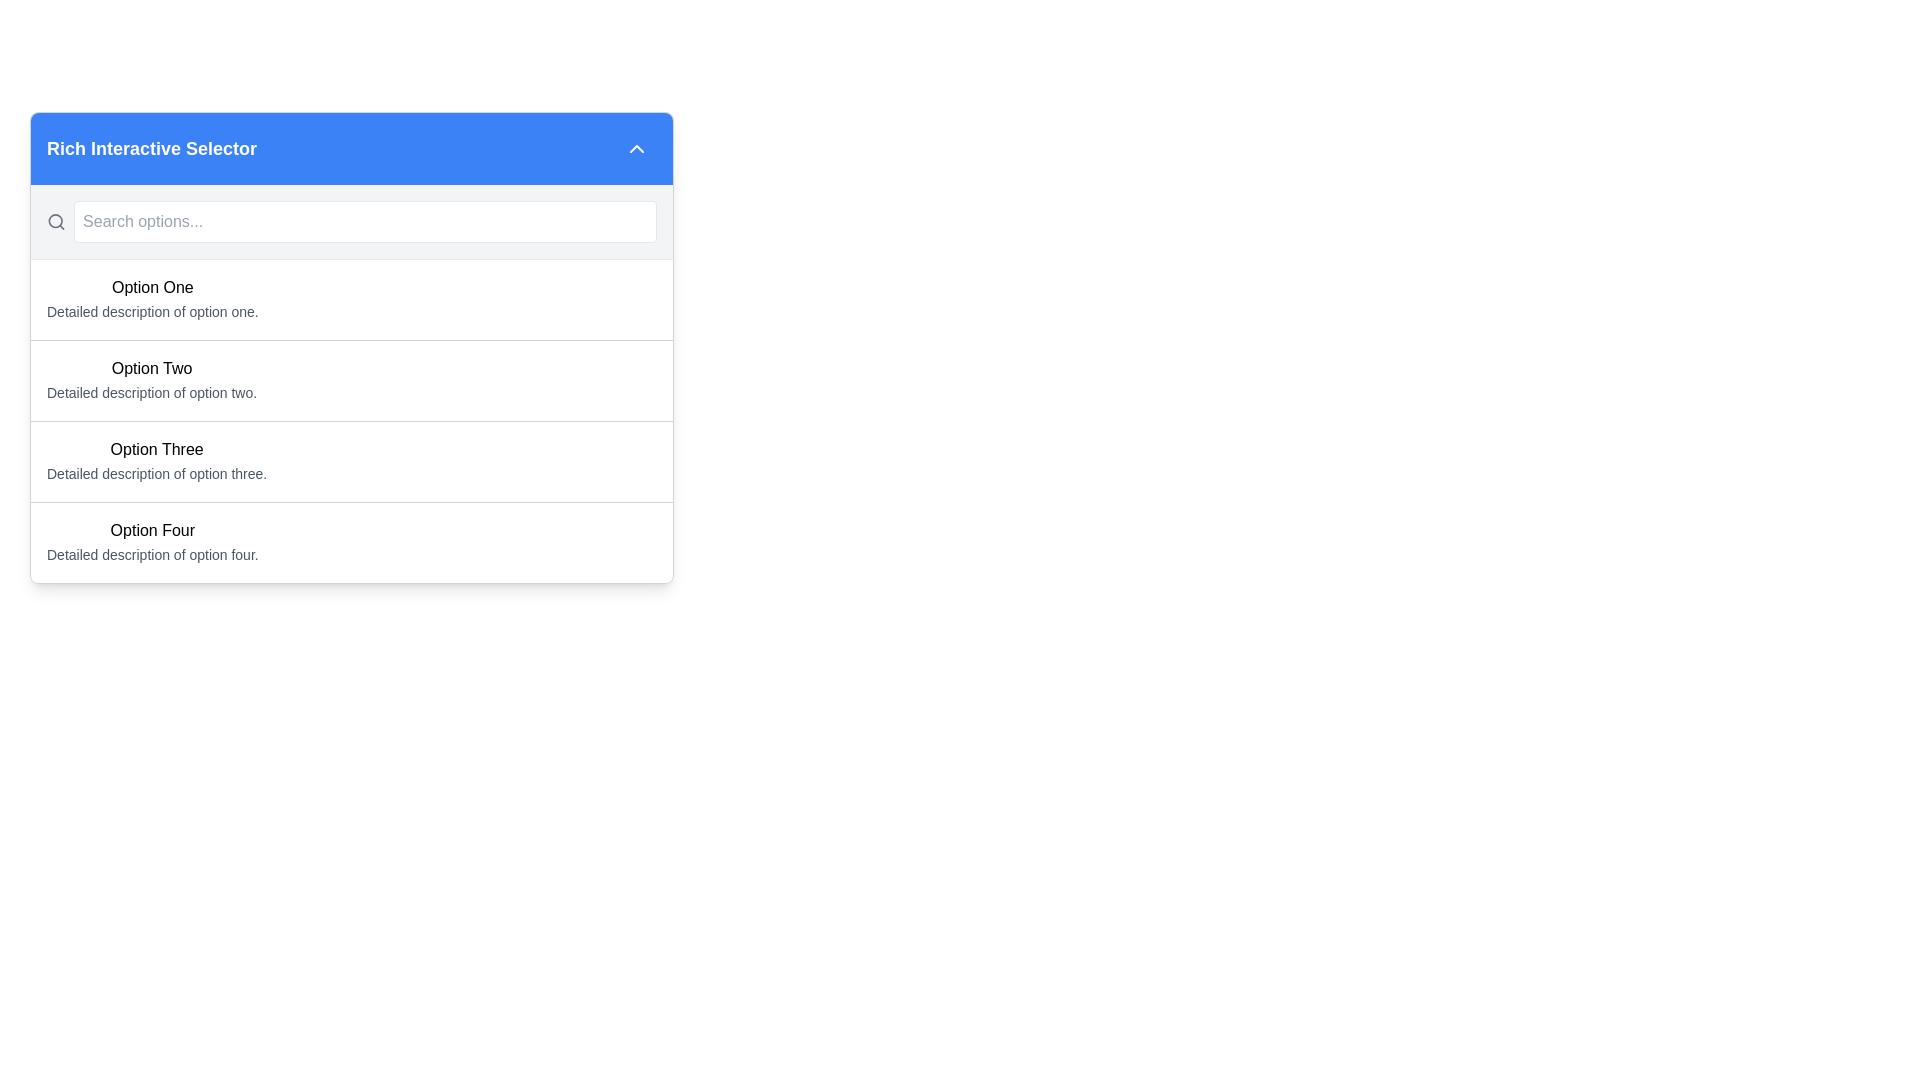  What do you see at coordinates (636, 148) in the screenshot?
I see `the collapse or minimize button located at the top-right corner of the 'Rich Interactive Selector' header` at bounding box center [636, 148].